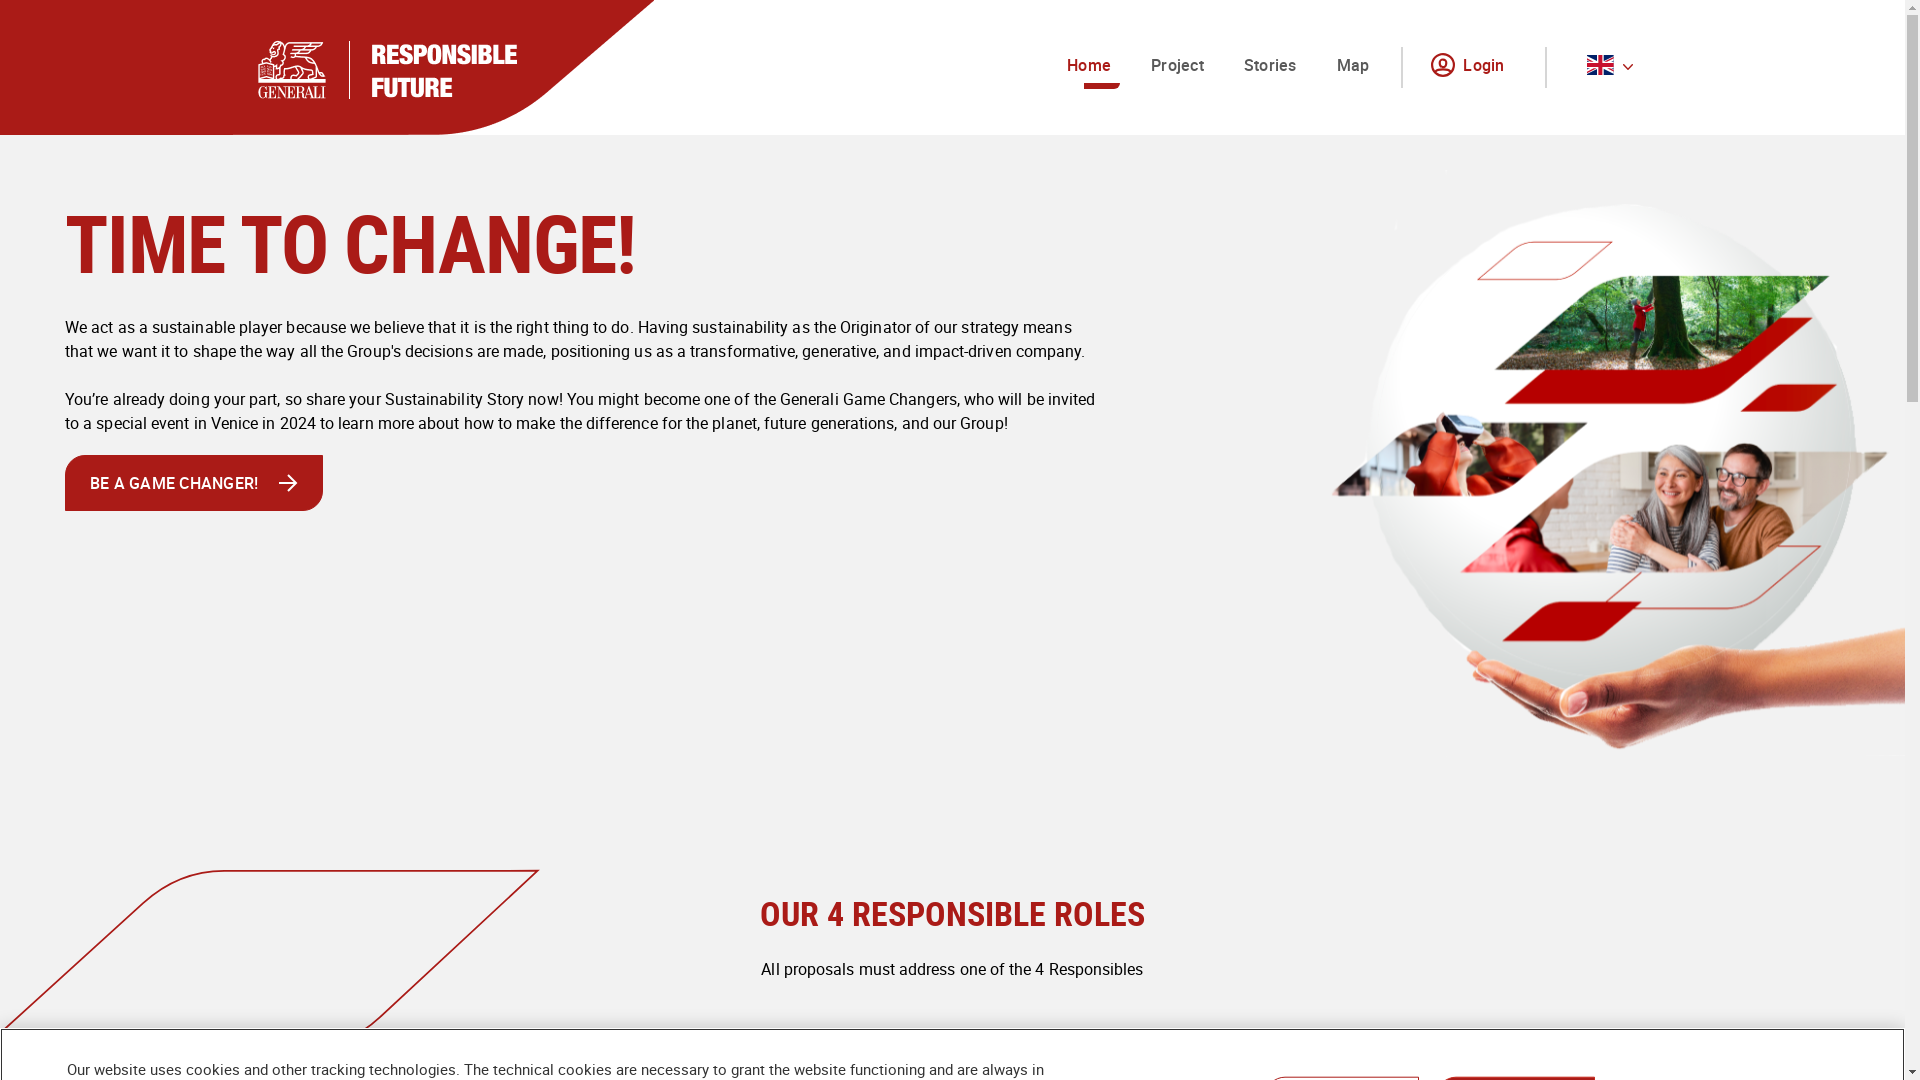  Describe the element at coordinates (1088, 66) in the screenshot. I see `'Home` at that location.